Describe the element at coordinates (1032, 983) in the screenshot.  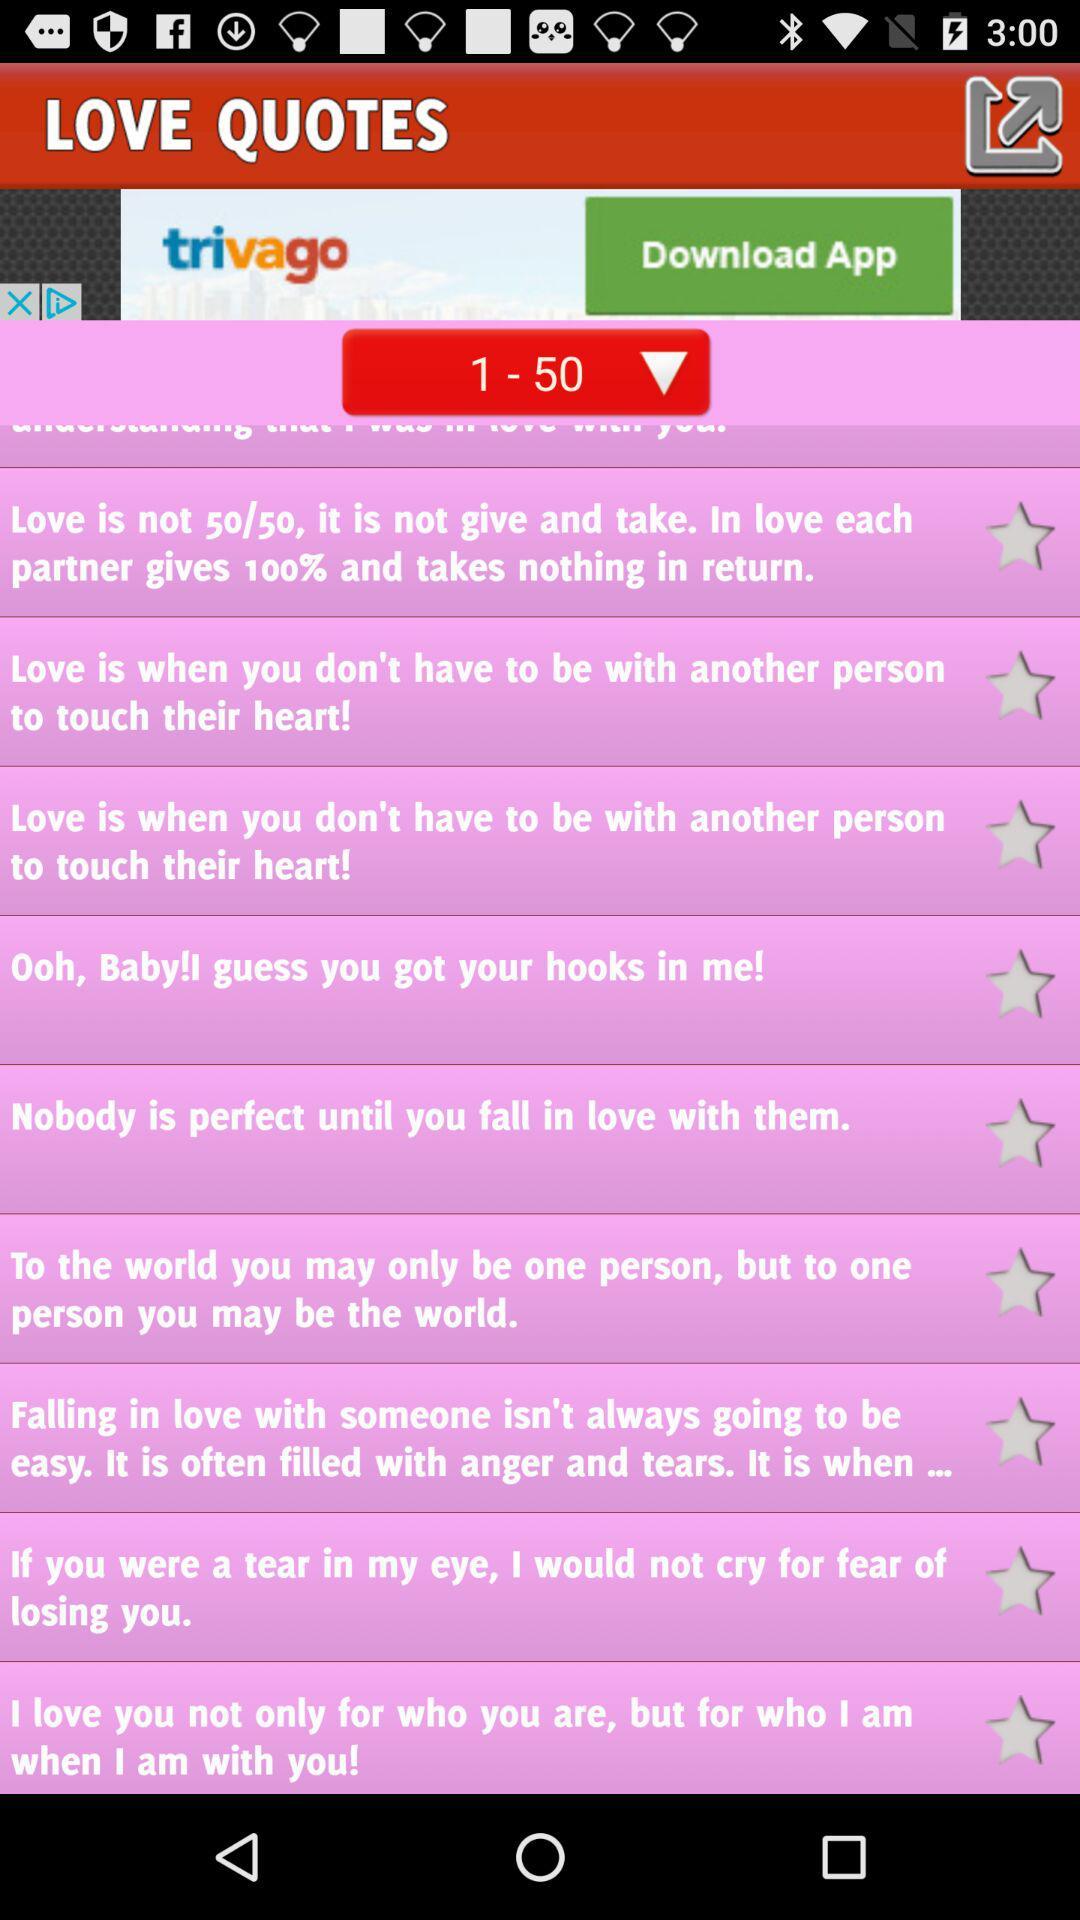
I see `quote` at that location.